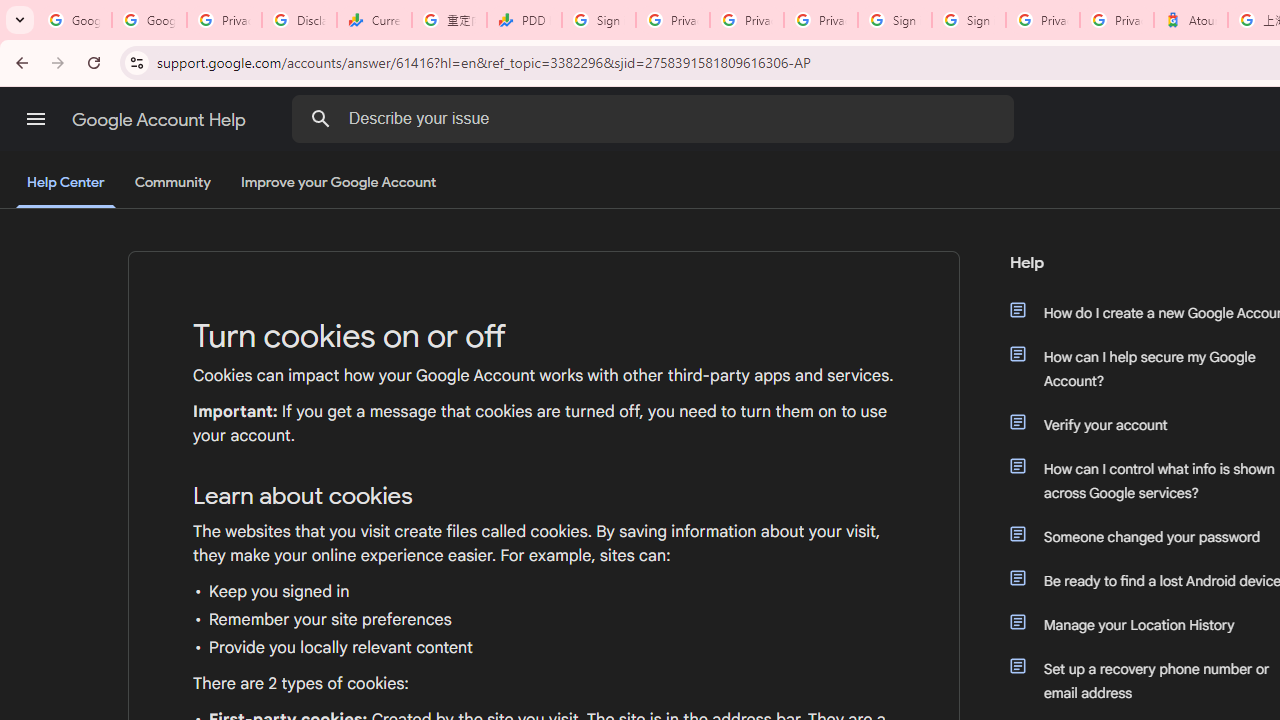  I want to click on 'Currencies - Google Finance', so click(374, 20).